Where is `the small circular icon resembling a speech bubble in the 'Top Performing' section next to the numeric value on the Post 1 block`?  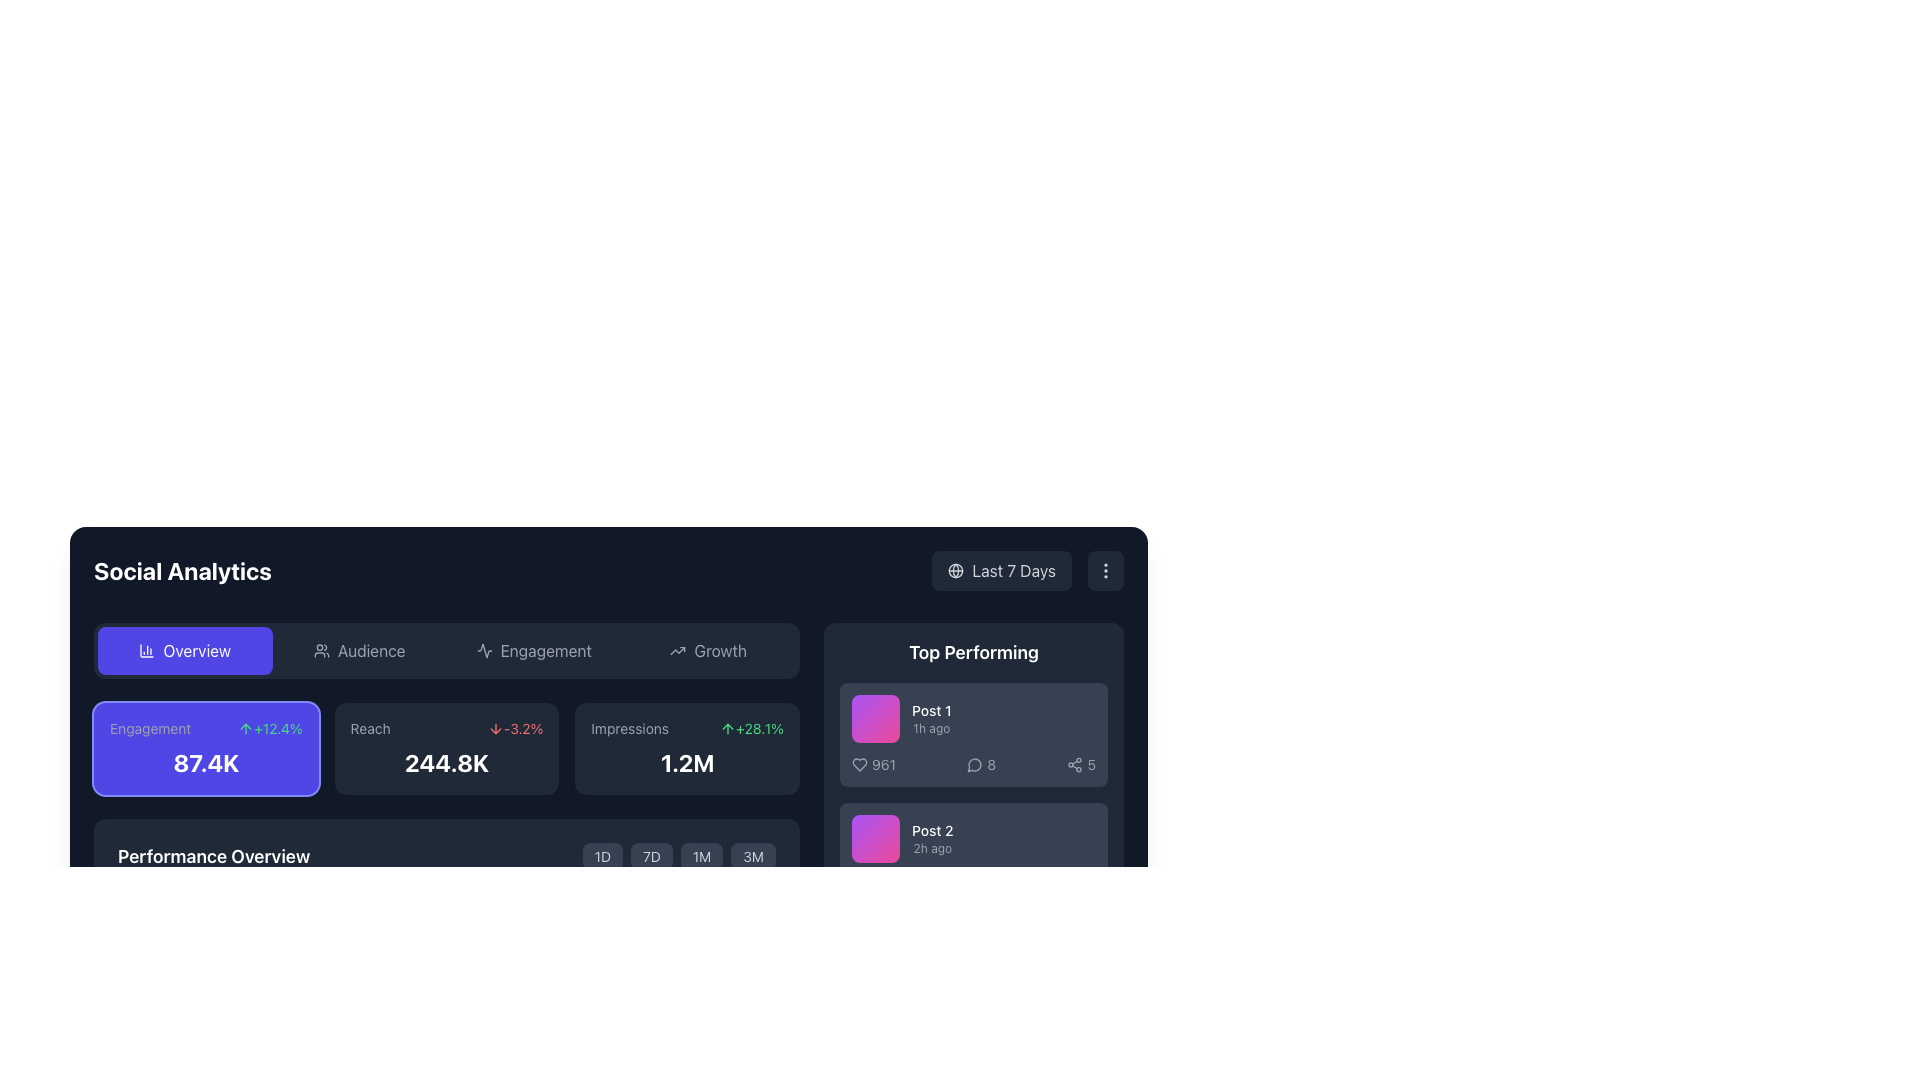 the small circular icon resembling a speech bubble in the 'Top Performing' section next to the numeric value on the Post 1 block is located at coordinates (974, 765).